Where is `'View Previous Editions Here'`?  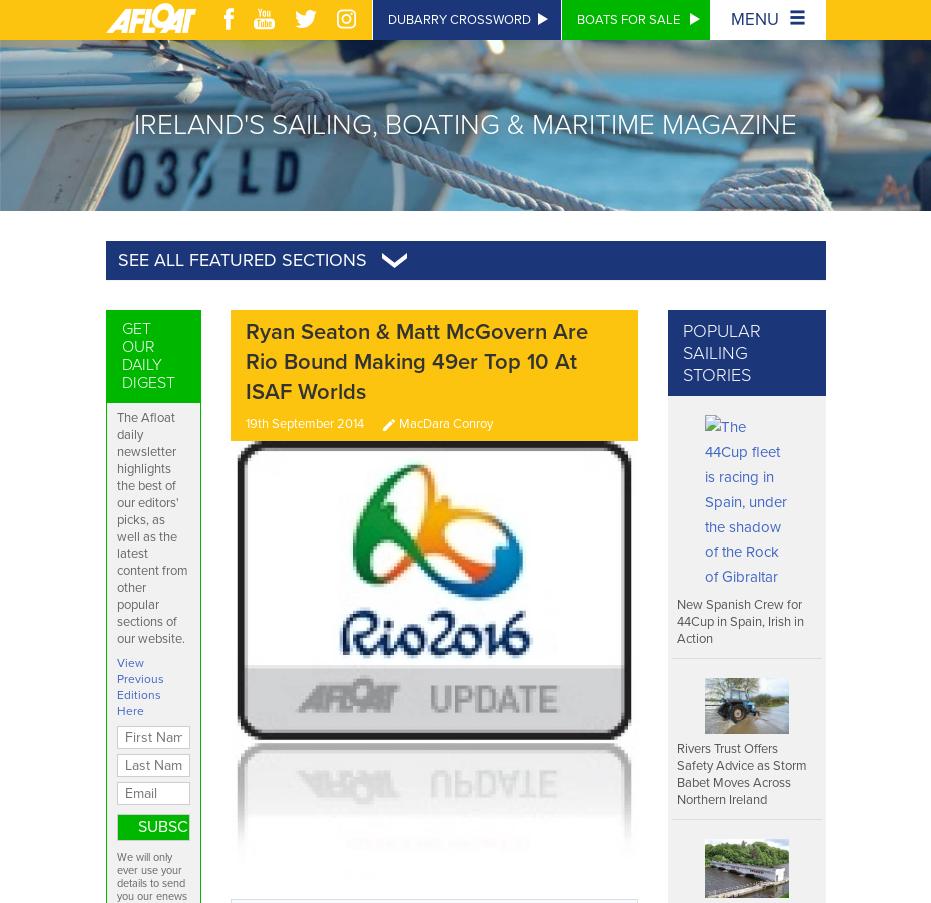 'View Previous Editions Here' is located at coordinates (138, 685).